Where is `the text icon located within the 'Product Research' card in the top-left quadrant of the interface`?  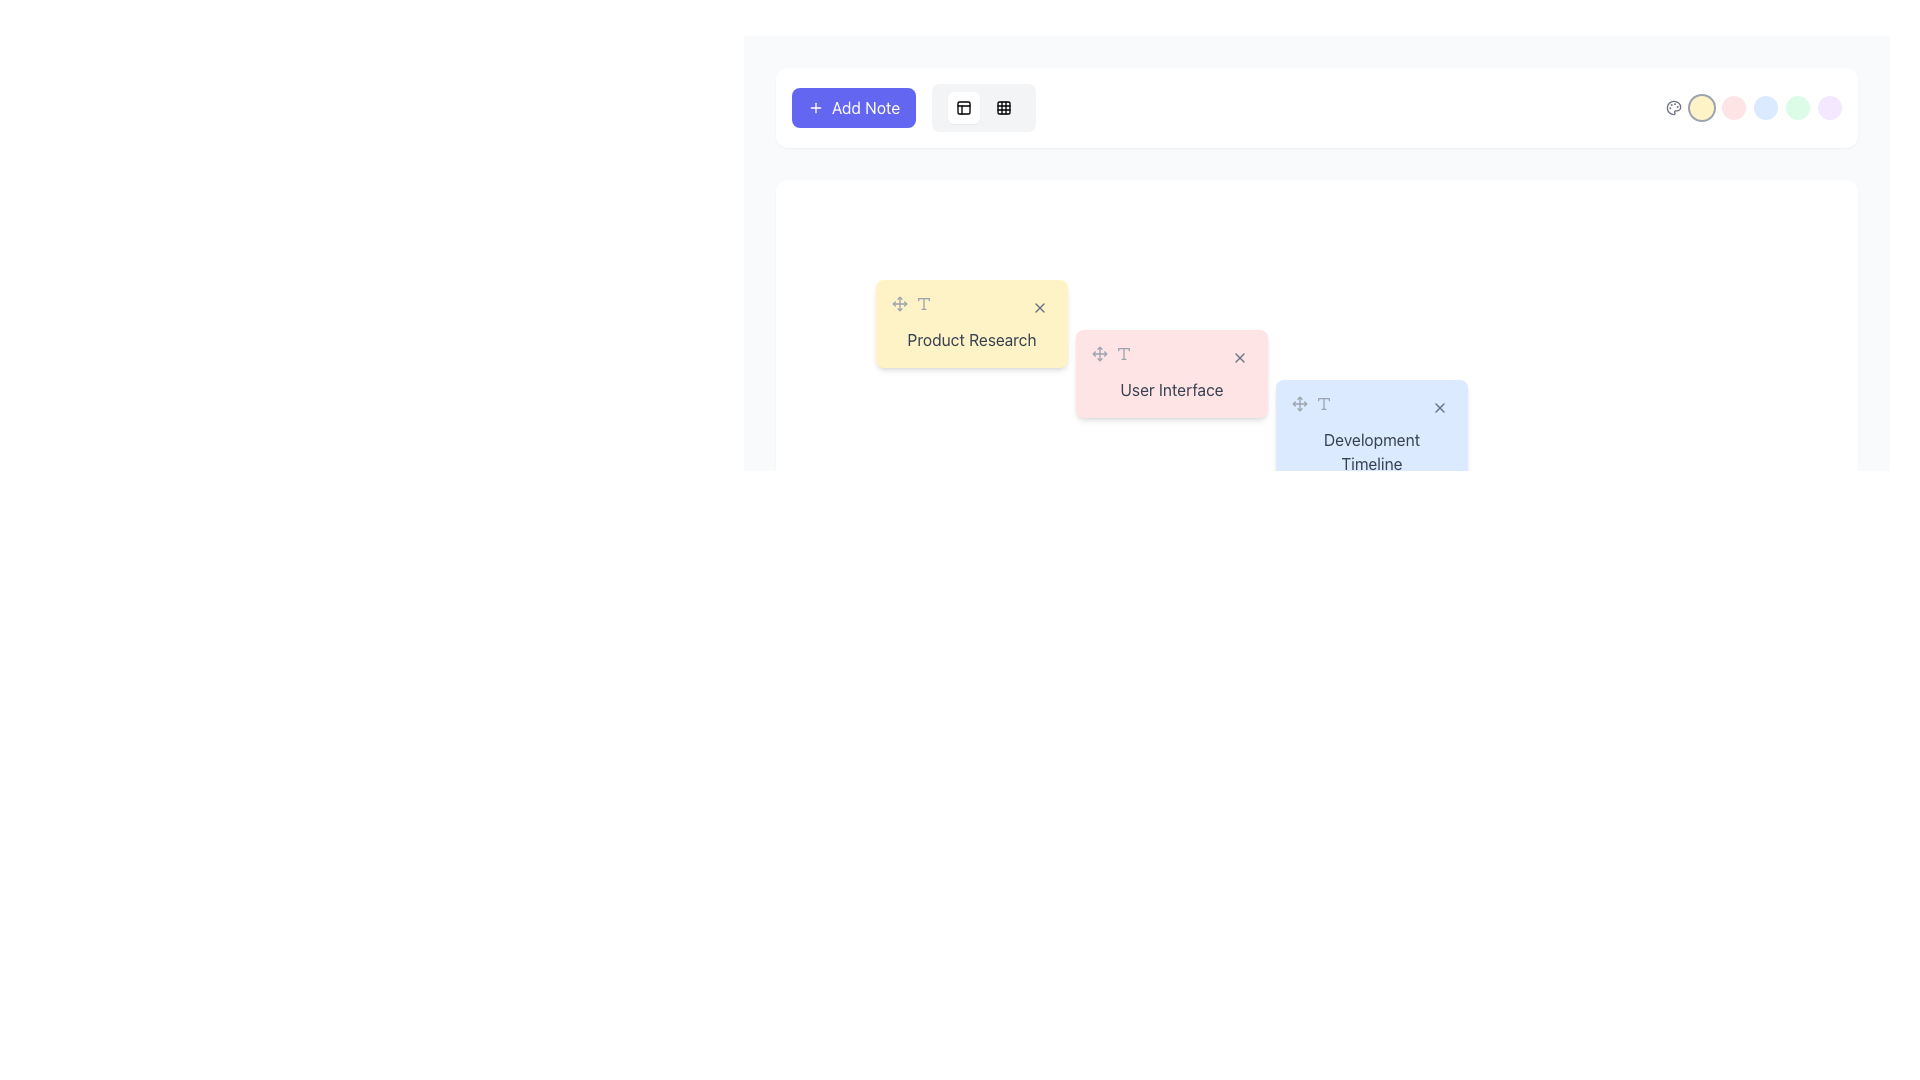 the text icon located within the 'Product Research' card in the top-left quadrant of the interface is located at coordinates (911, 304).